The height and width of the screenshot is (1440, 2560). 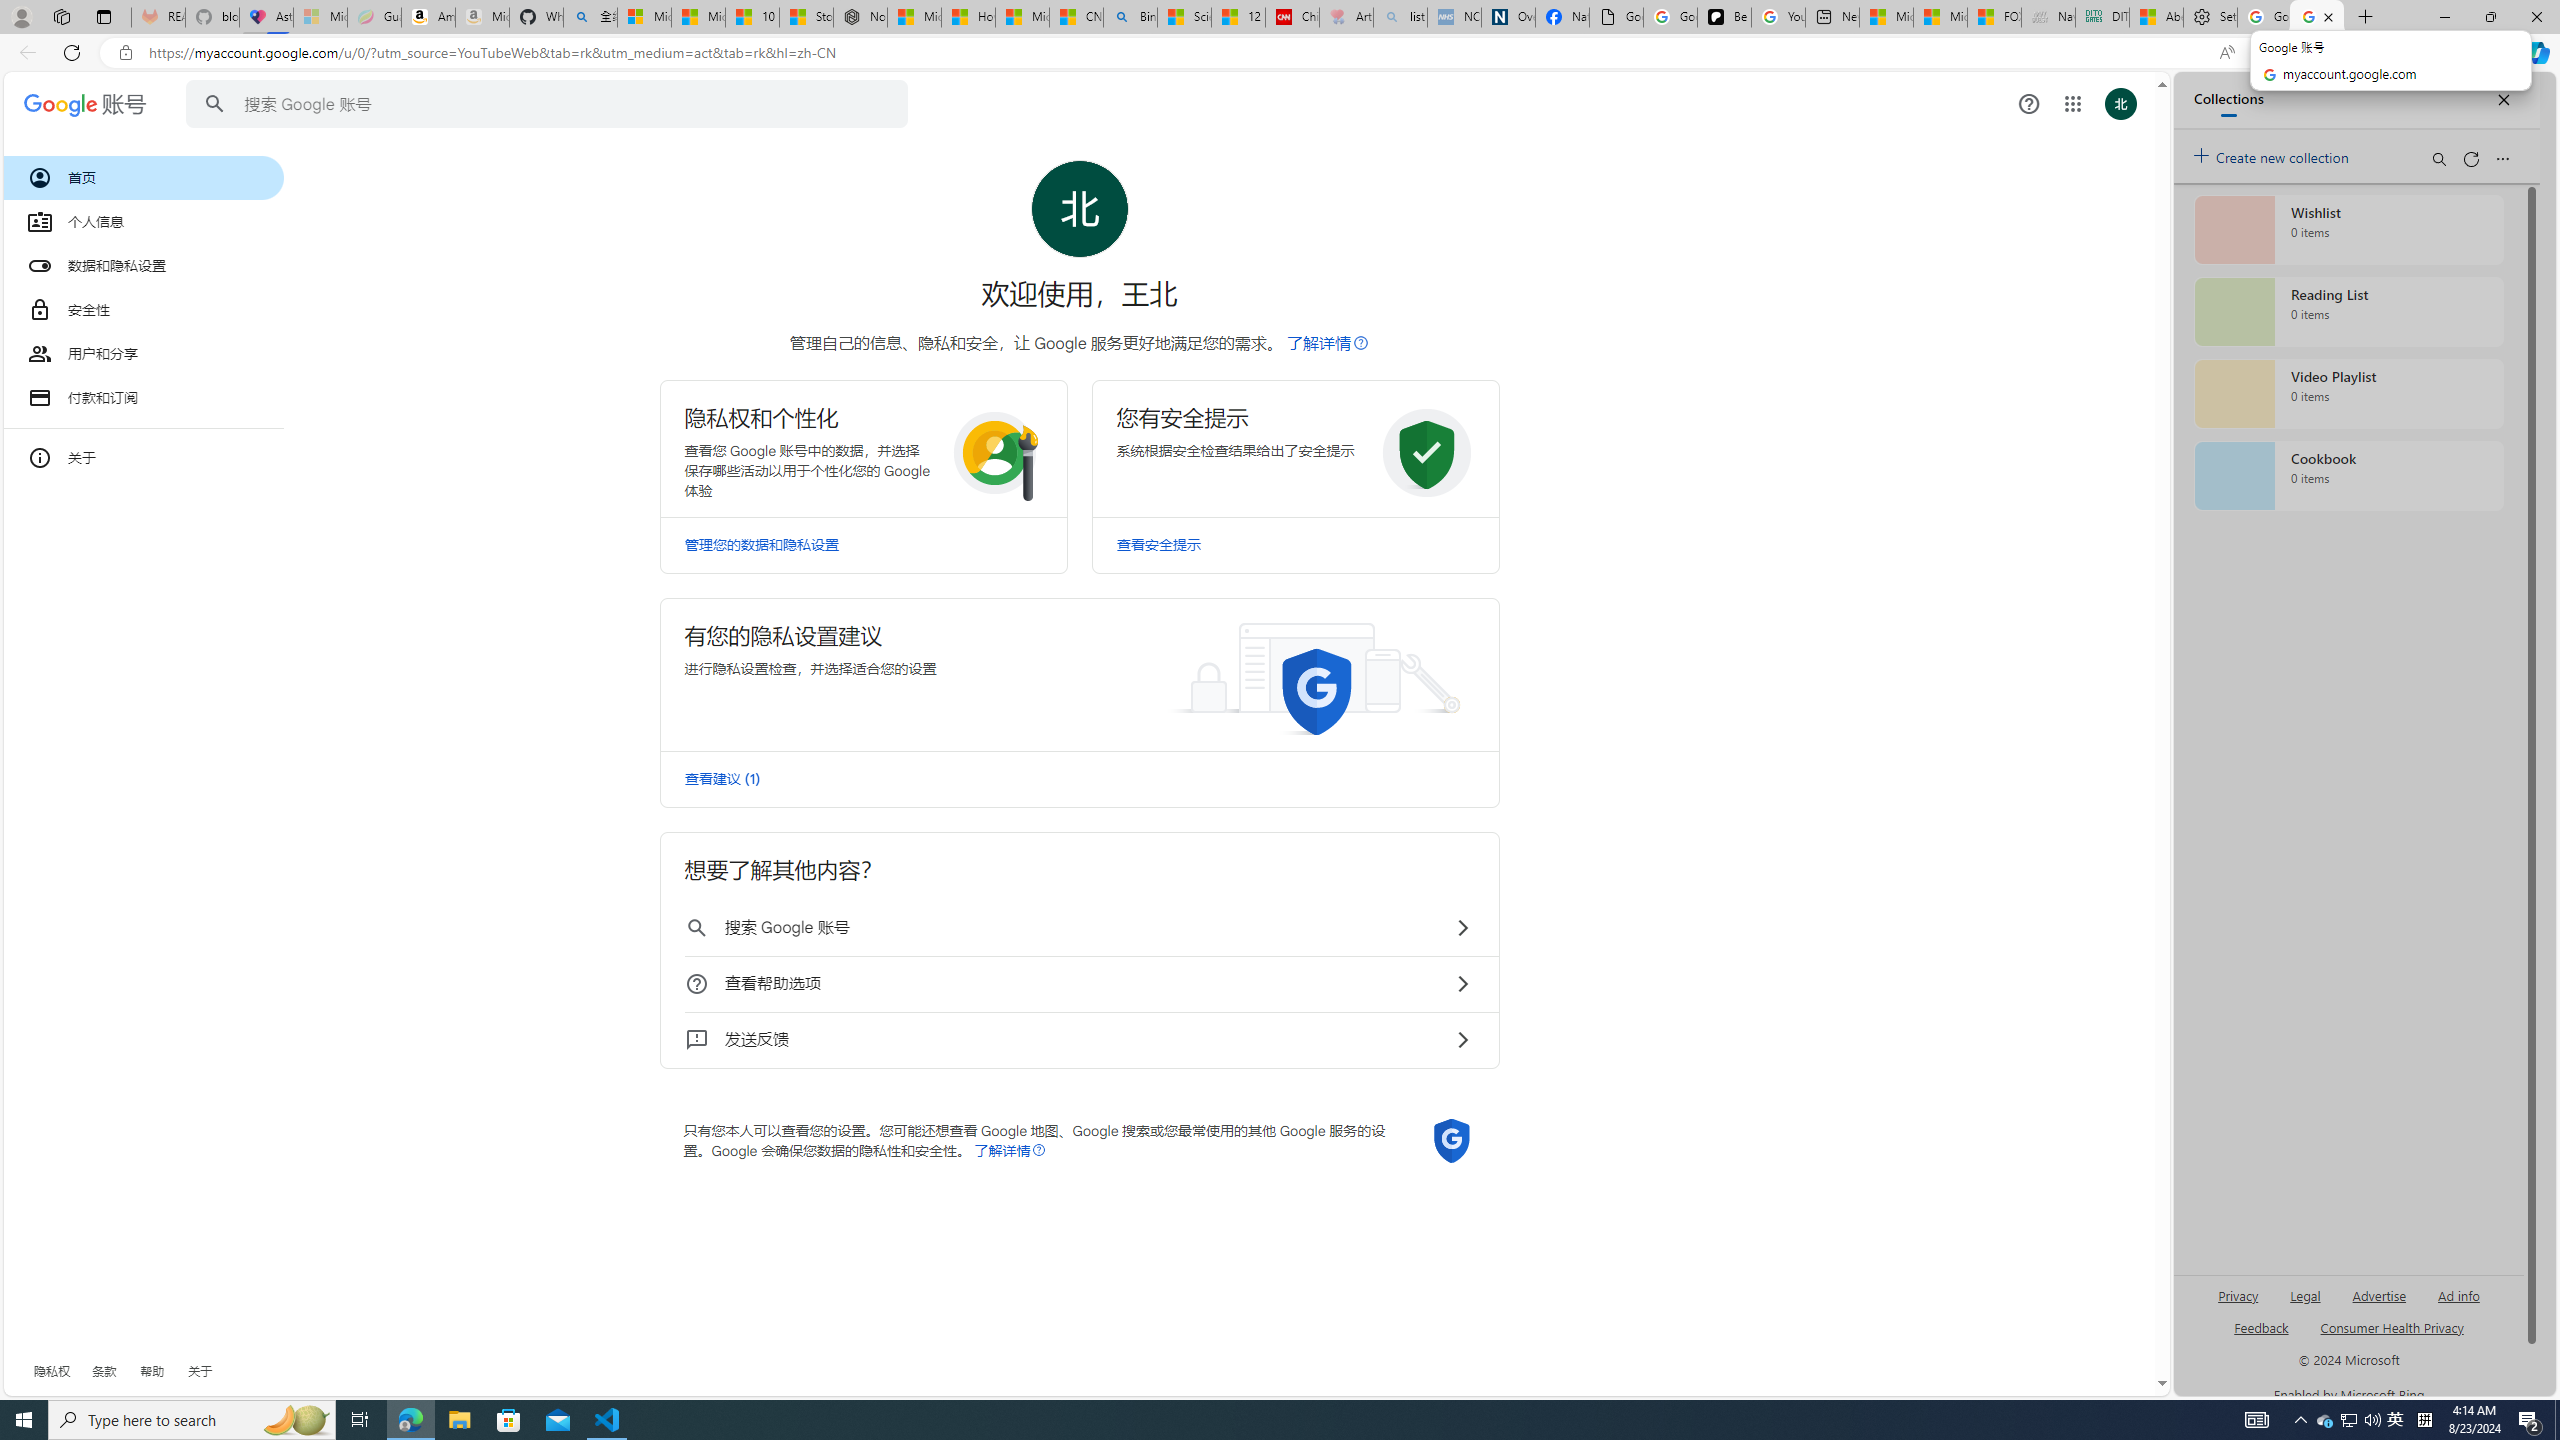 What do you see at coordinates (1993, 16) in the screenshot?
I see `'FOX News - MSN'` at bounding box center [1993, 16].